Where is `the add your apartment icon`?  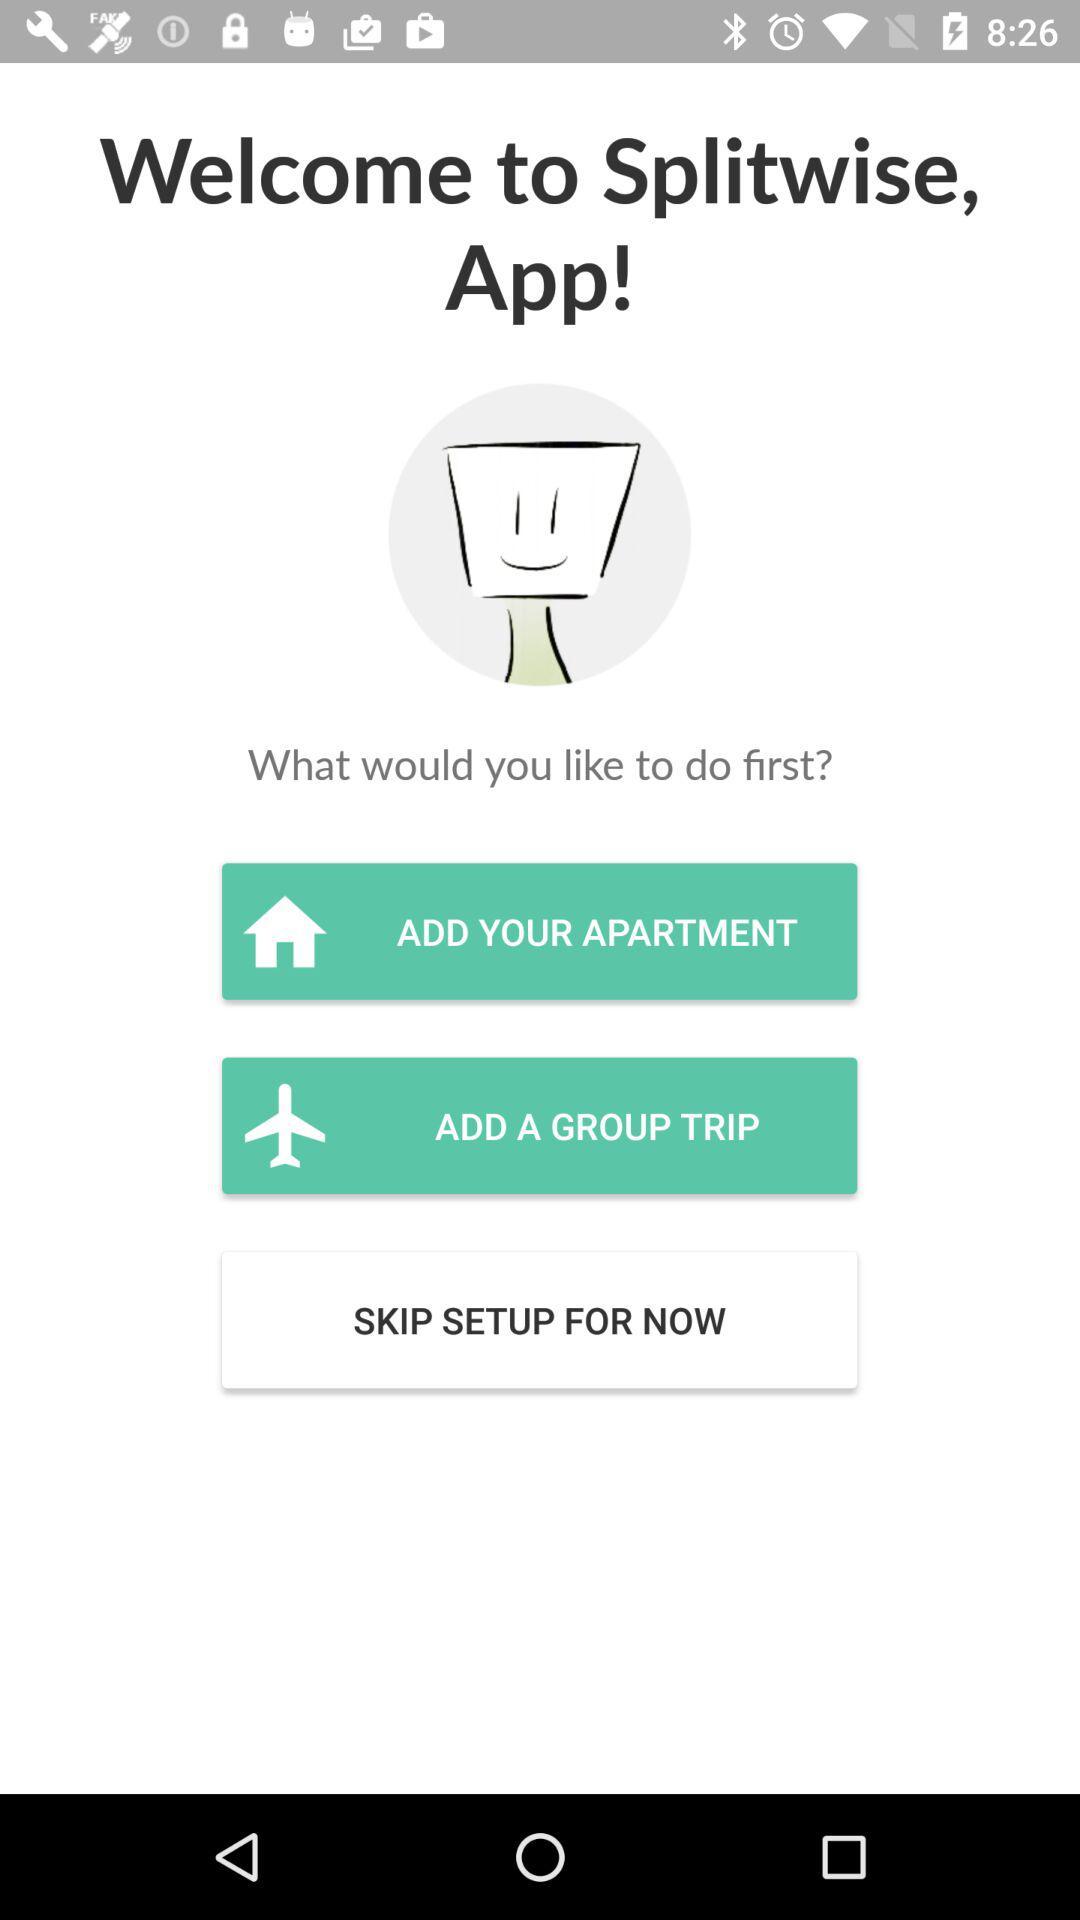 the add your apartment icon is located at coordinates (538, 930).